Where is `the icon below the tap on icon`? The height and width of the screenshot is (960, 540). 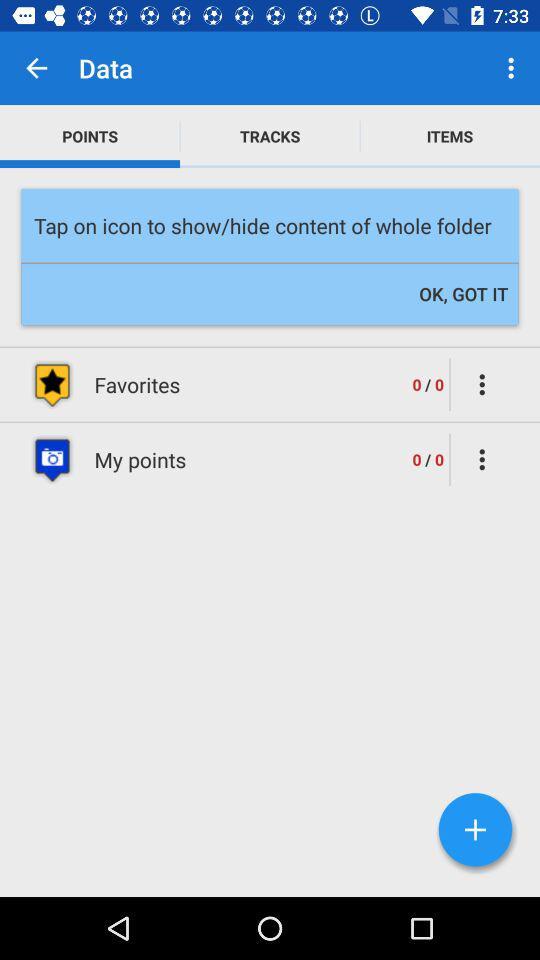
the icon below the tap on icon is located at coordinates (463, 293).